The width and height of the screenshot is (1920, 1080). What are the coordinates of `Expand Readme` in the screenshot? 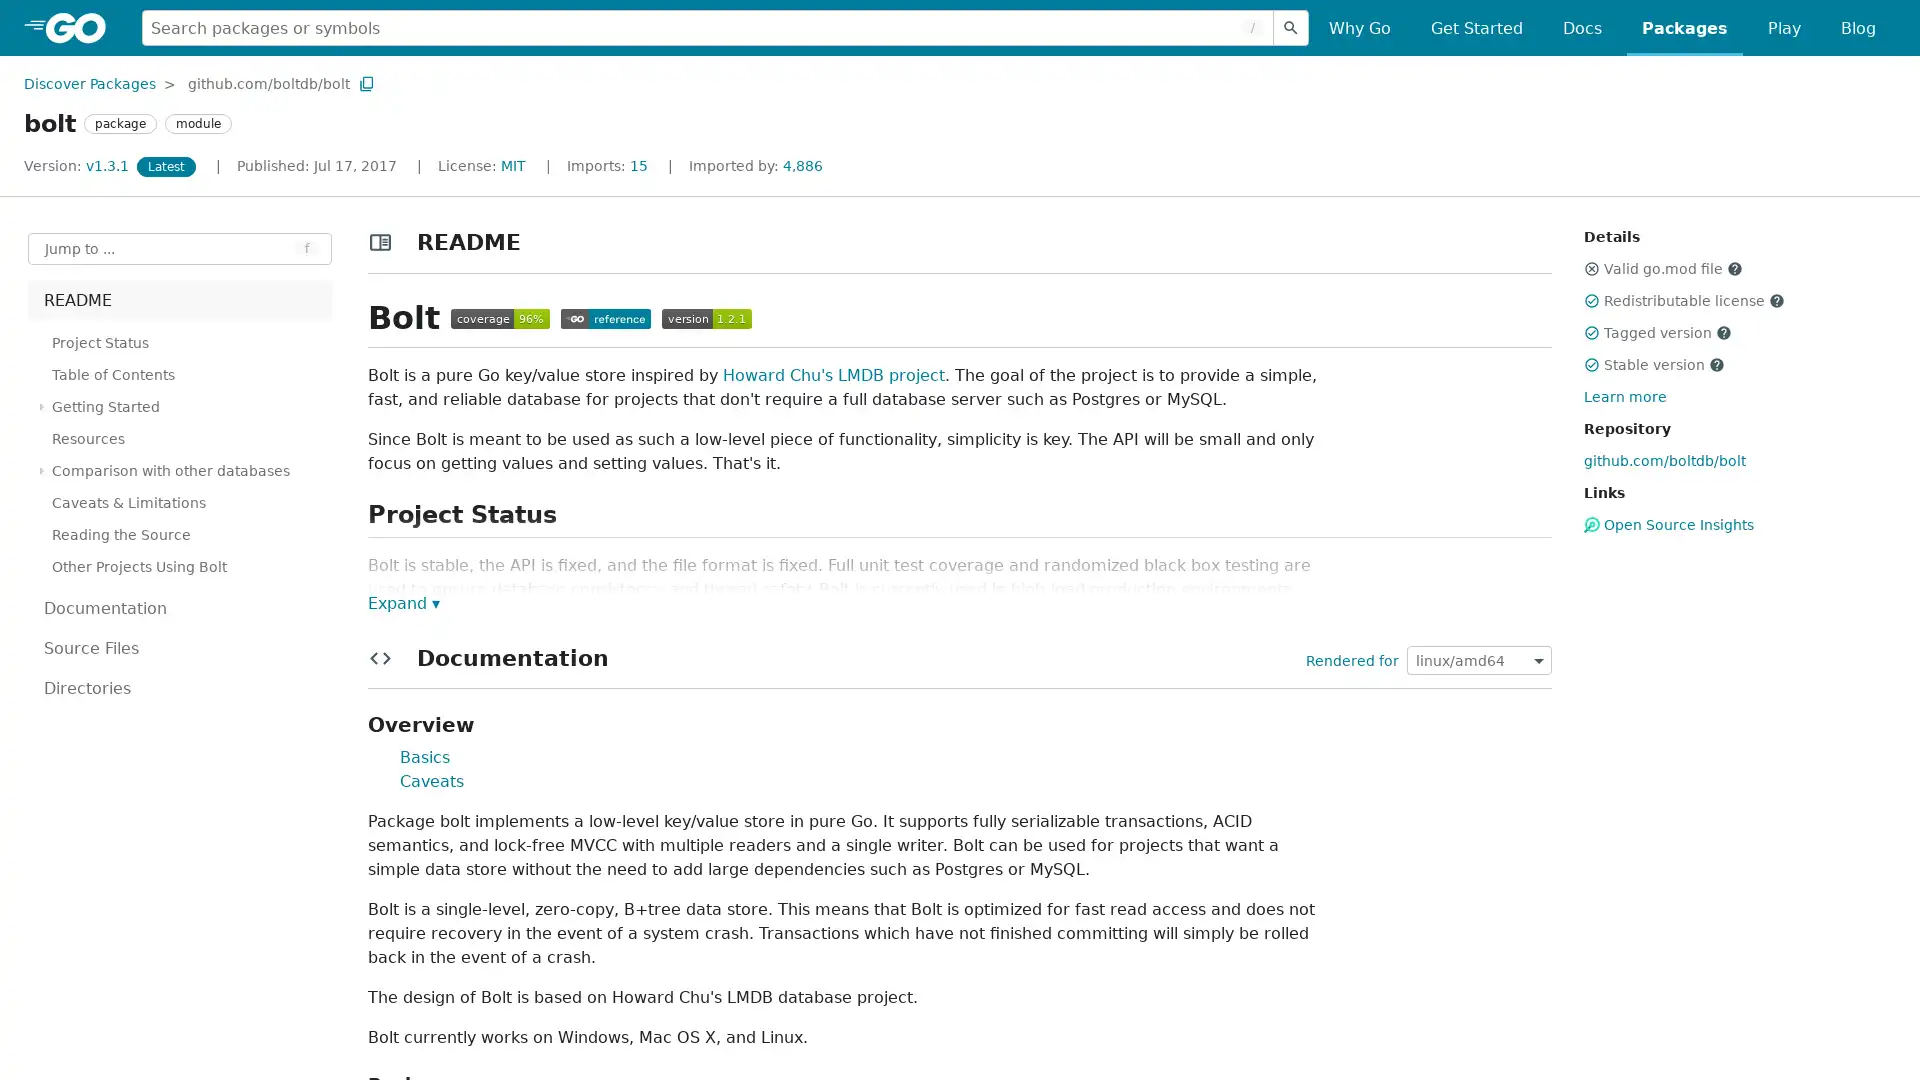 It's located at (402, 601).